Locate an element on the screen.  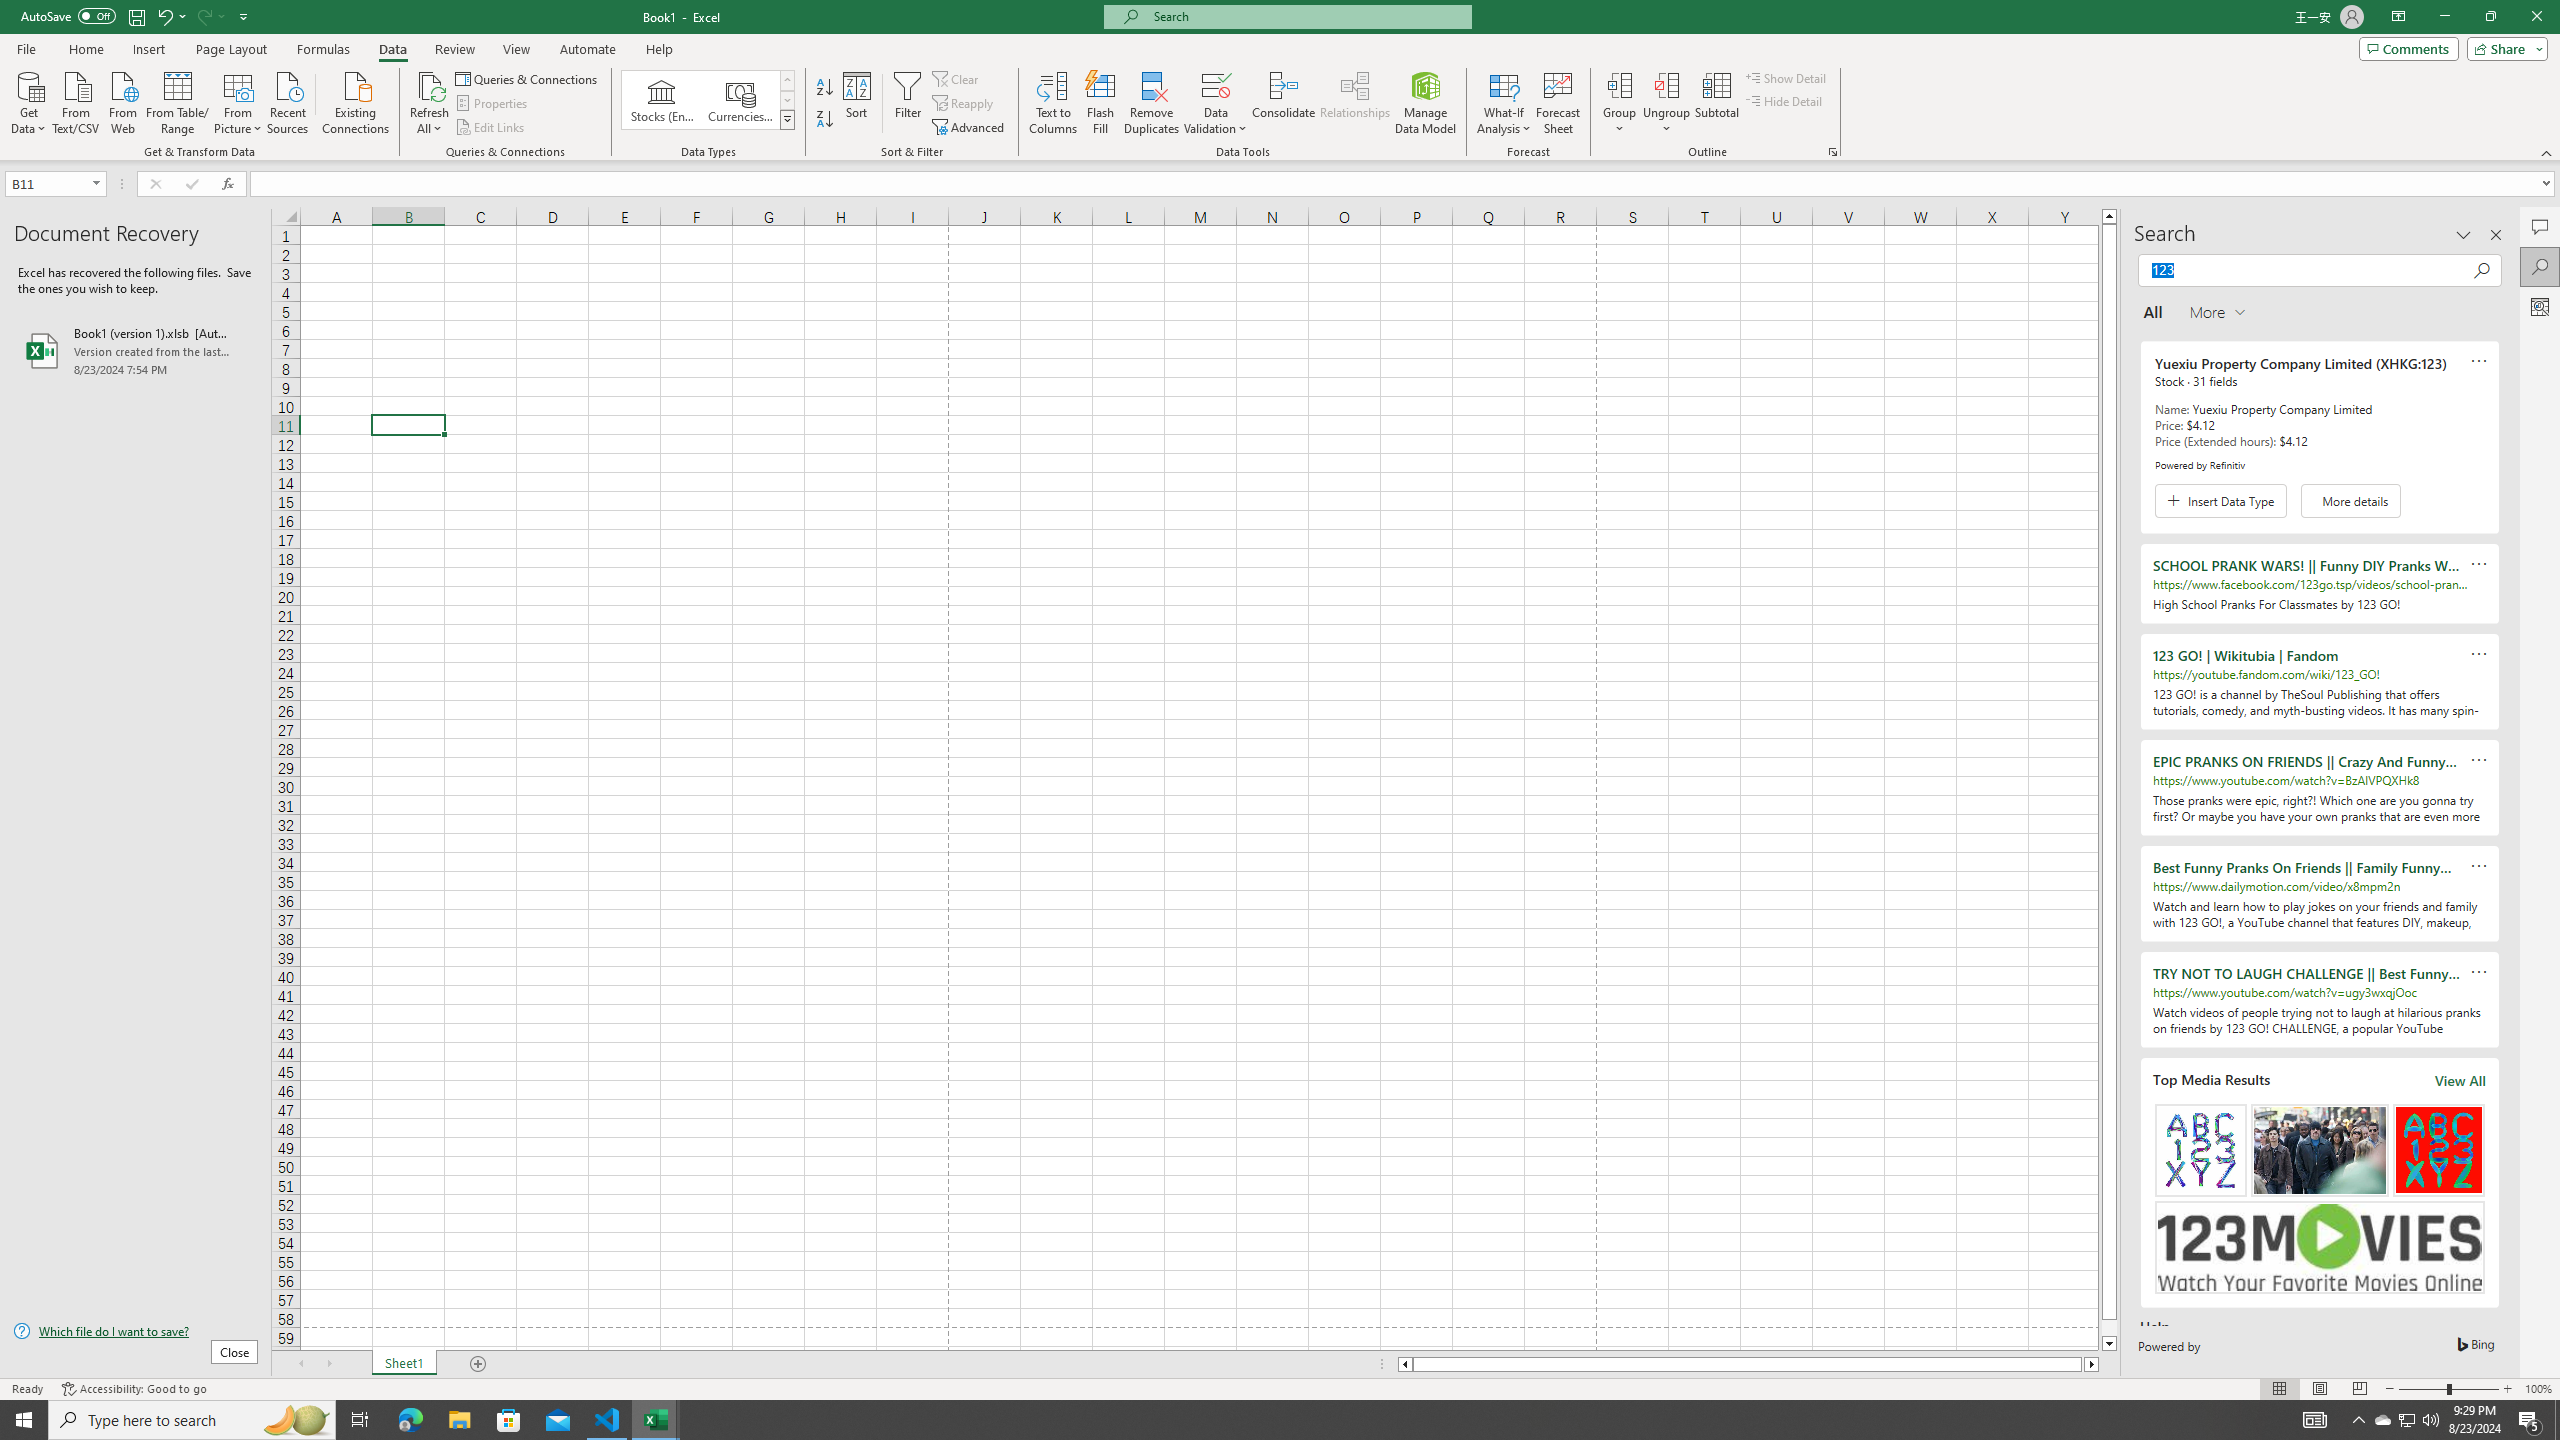
'Column left' is located at coordinates (1403, 1363).